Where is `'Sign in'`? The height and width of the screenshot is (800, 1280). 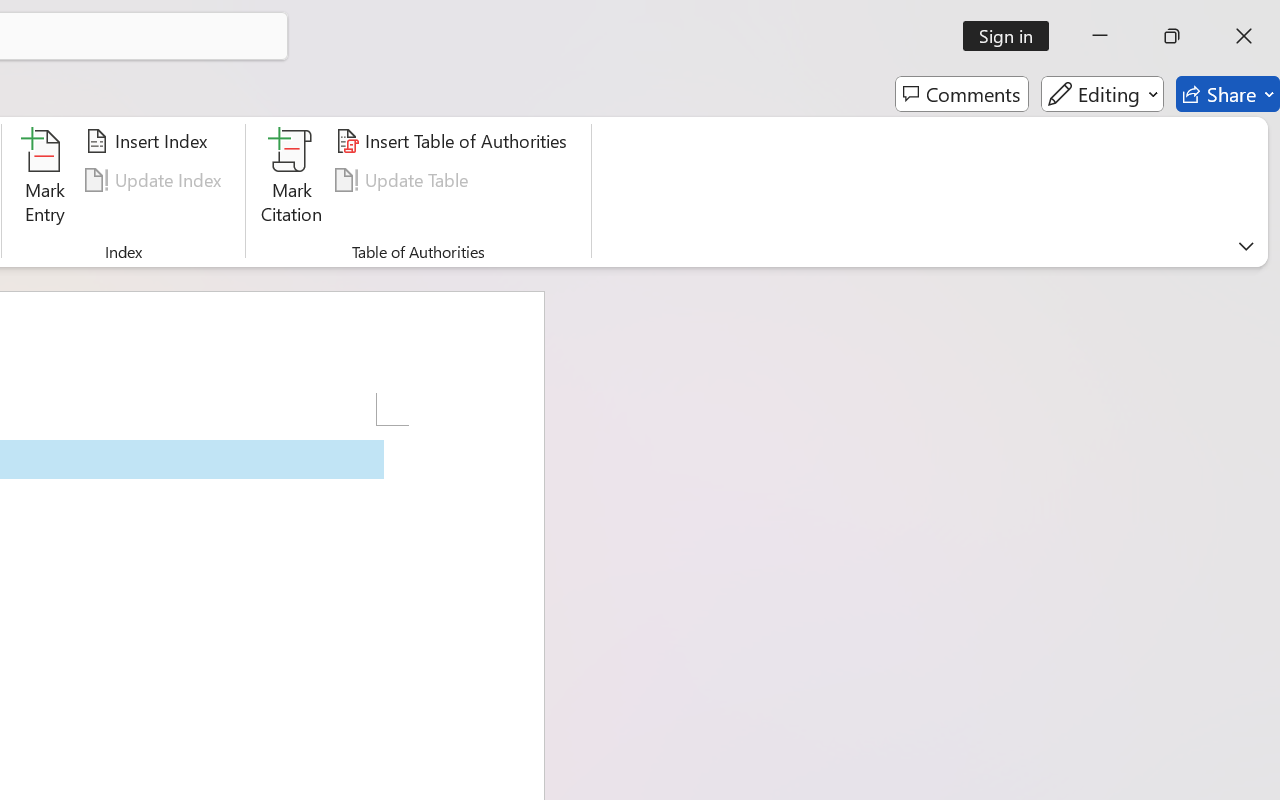
'Sign in' is located at coordinates (1013, 35).